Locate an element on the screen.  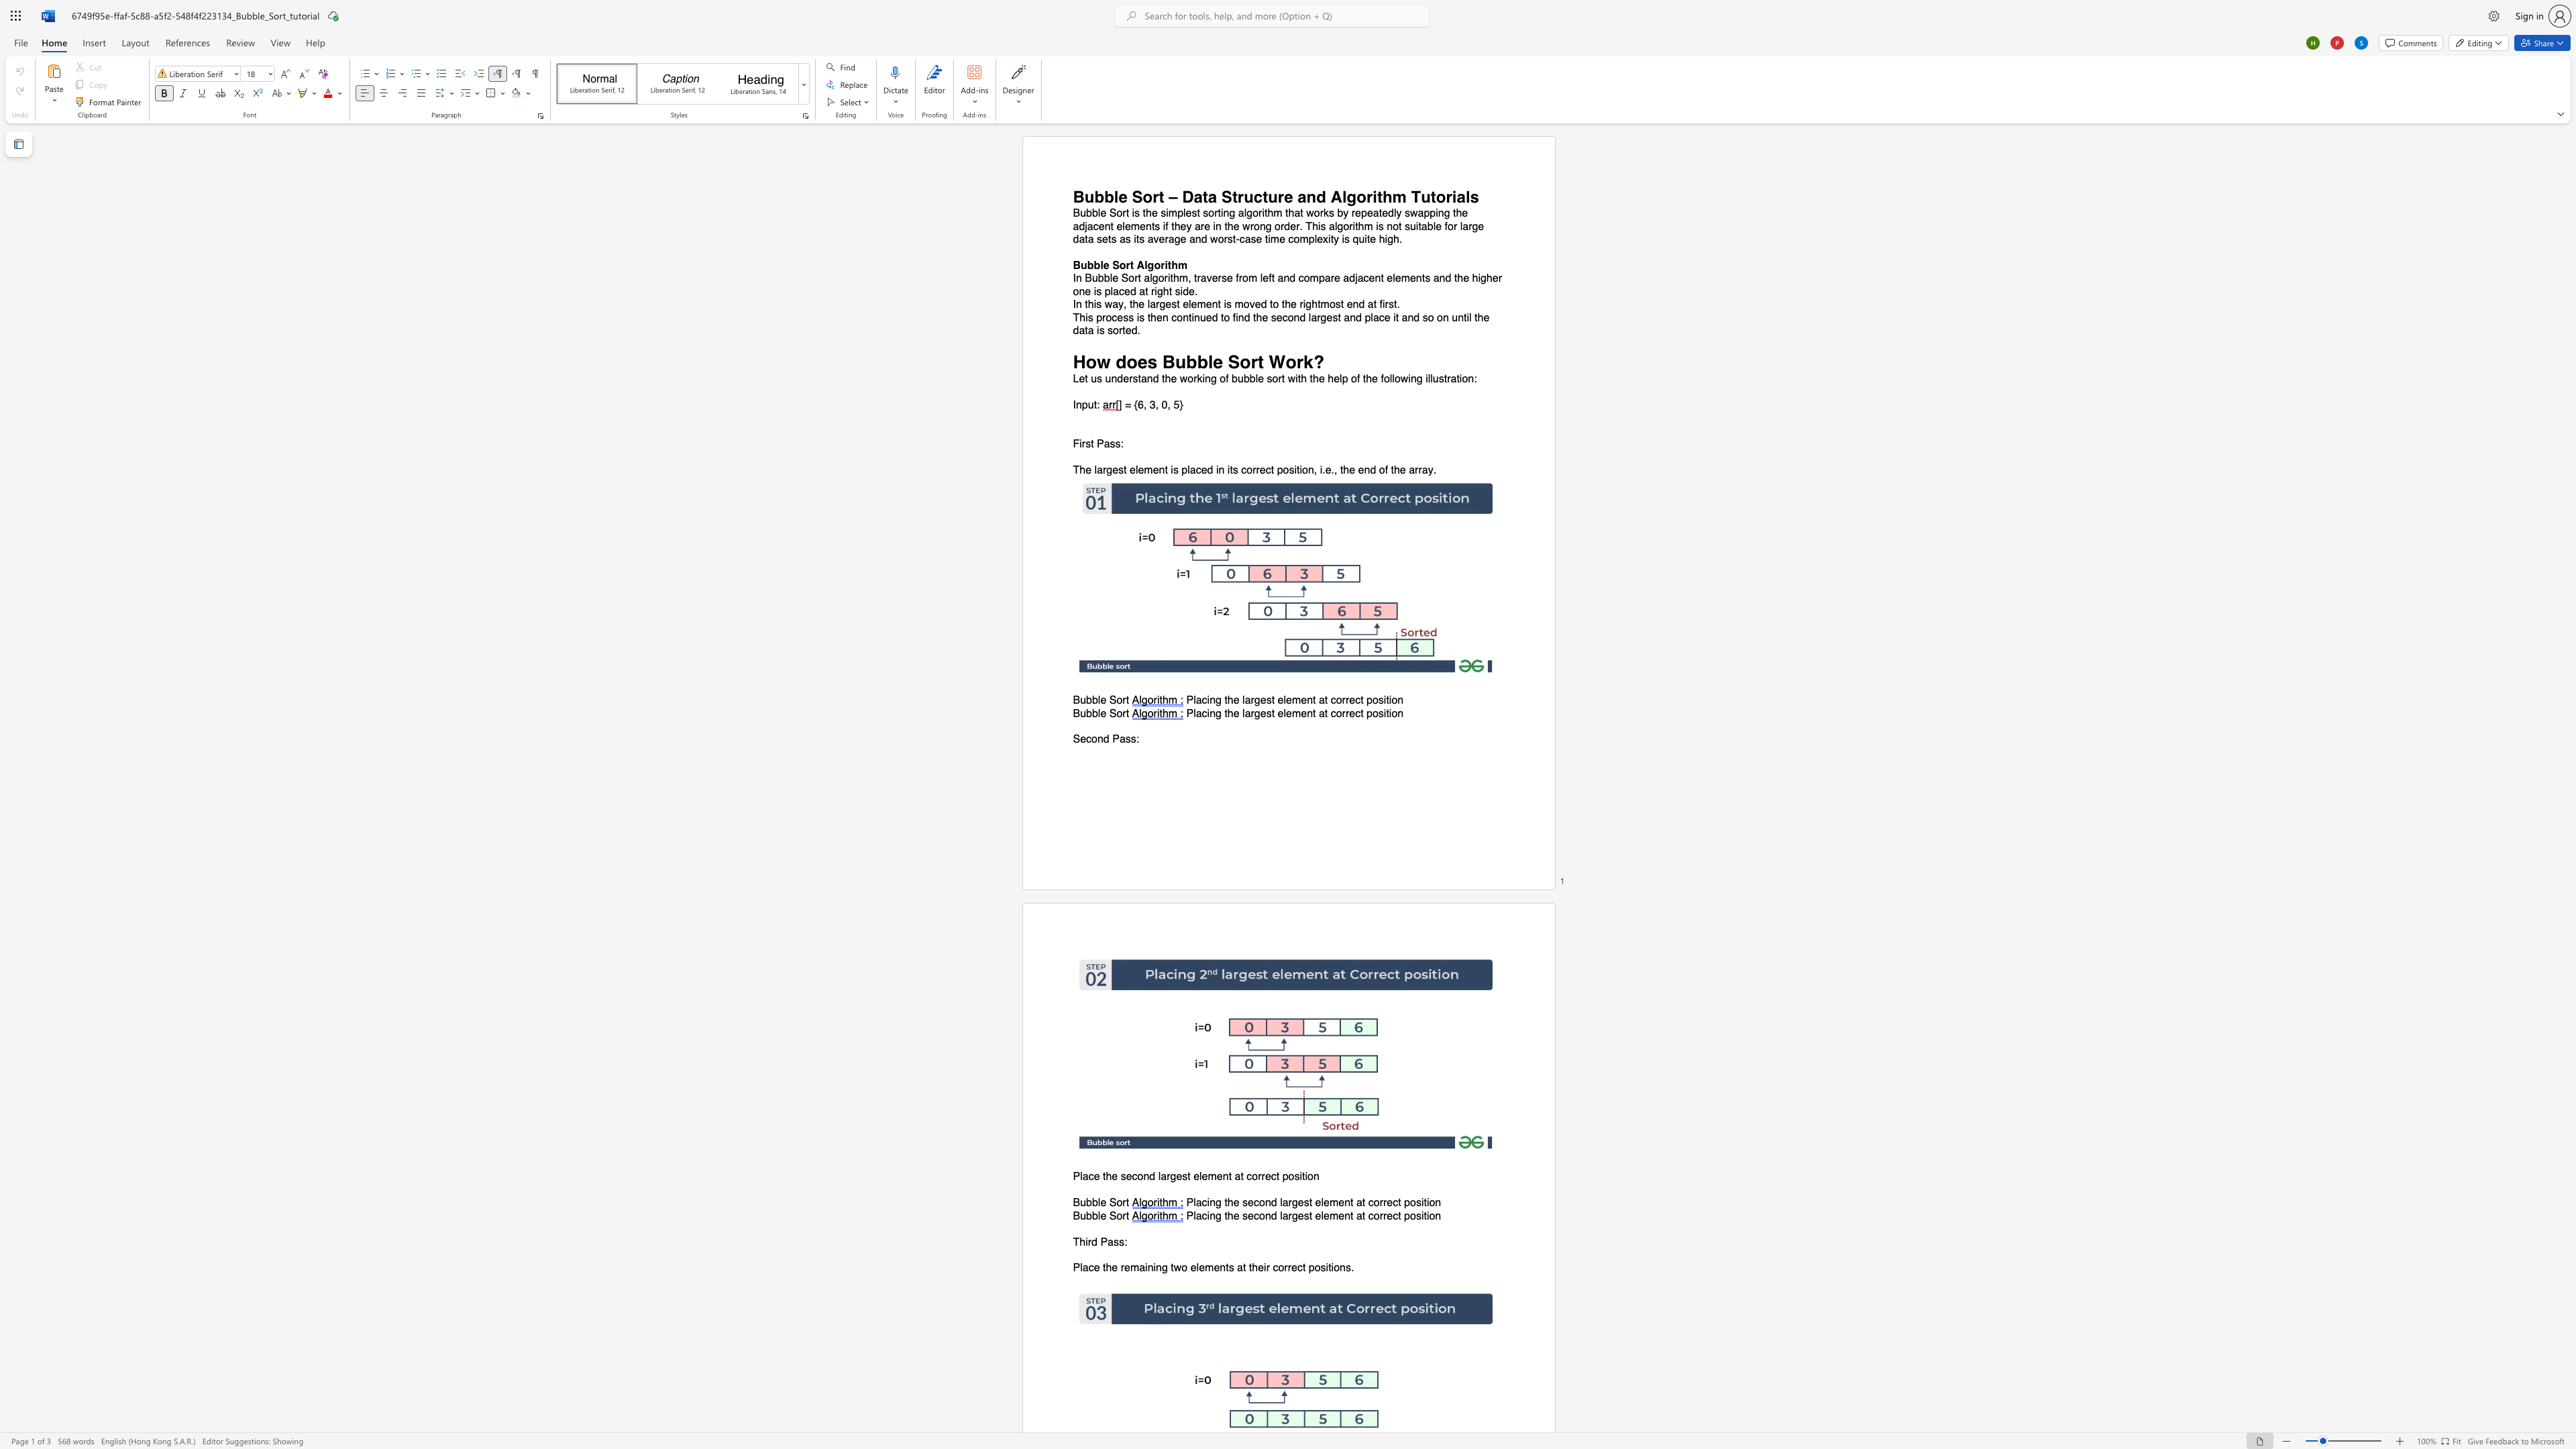
the space between the continuous character "h" and "m" in the text is located at coordinates (1392, 196).